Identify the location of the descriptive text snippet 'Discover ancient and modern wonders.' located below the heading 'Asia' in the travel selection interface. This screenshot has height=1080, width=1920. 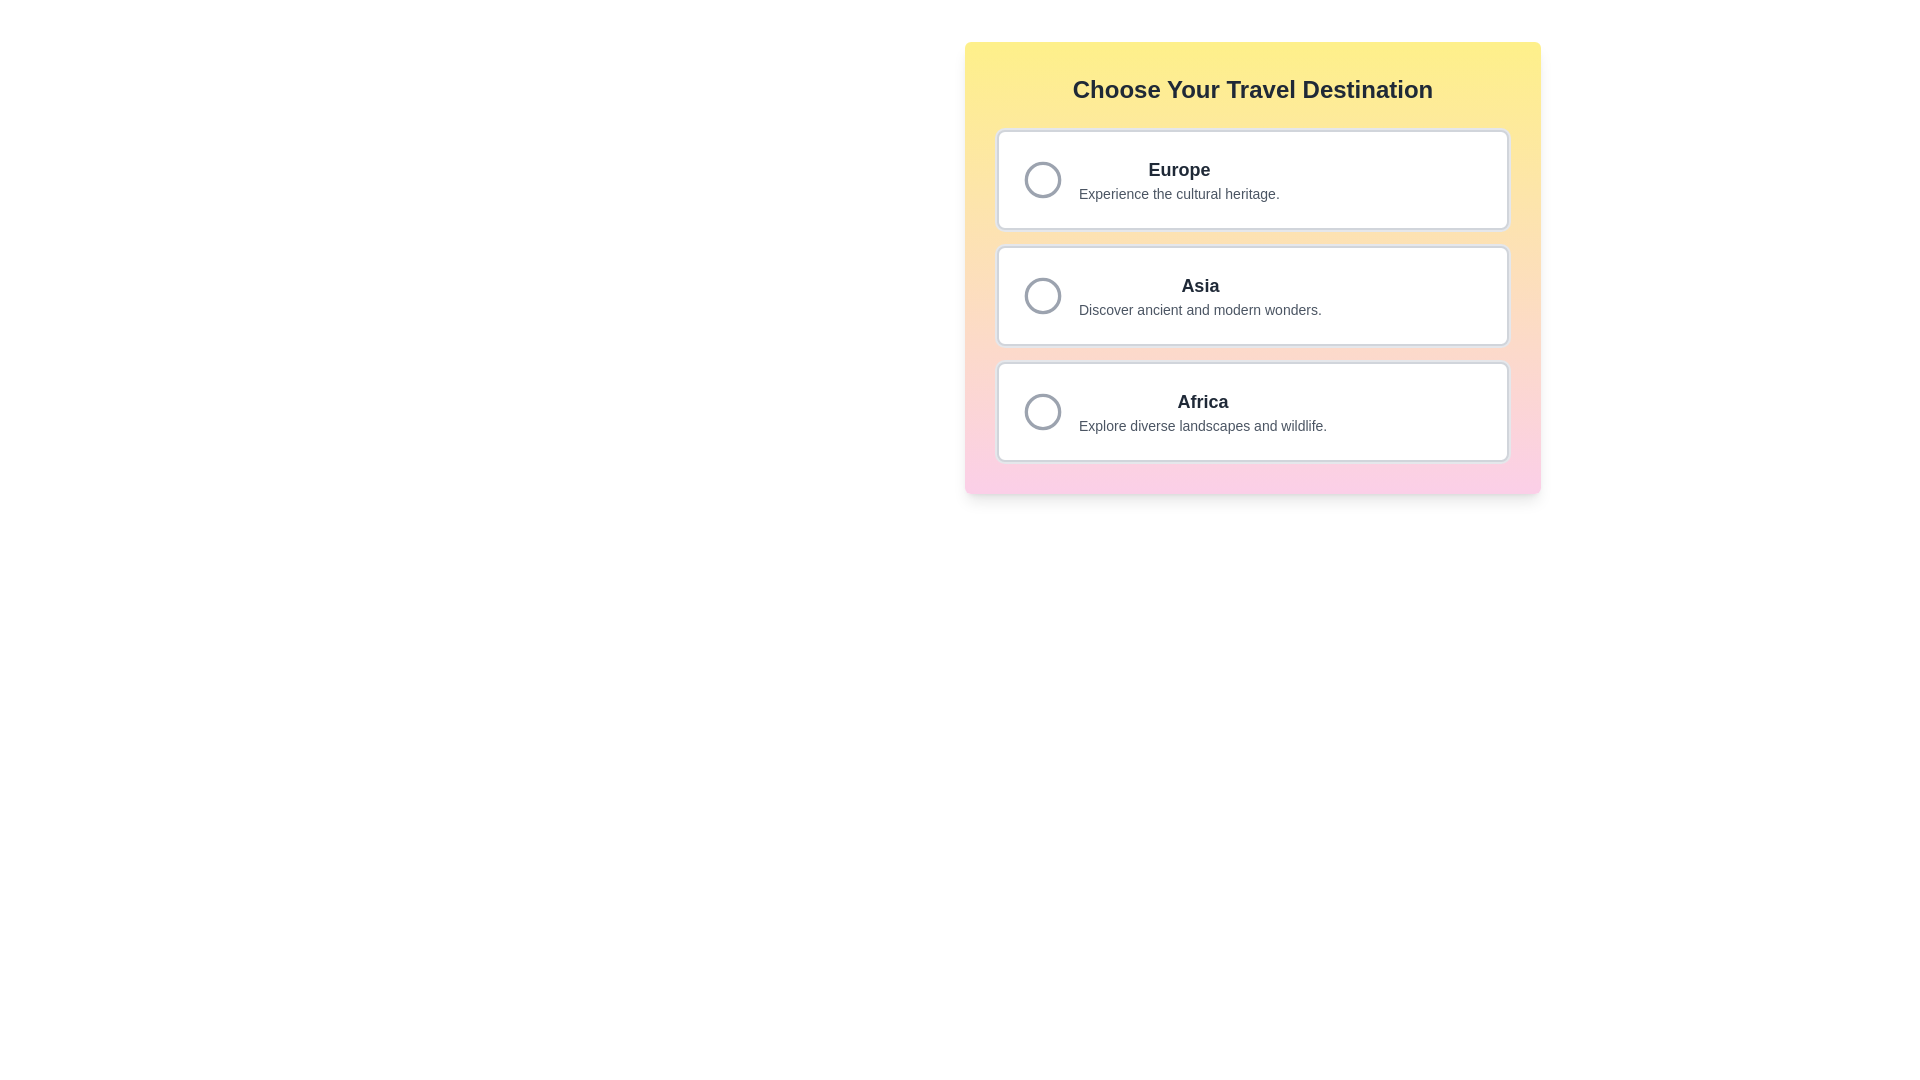
(1200, 309).